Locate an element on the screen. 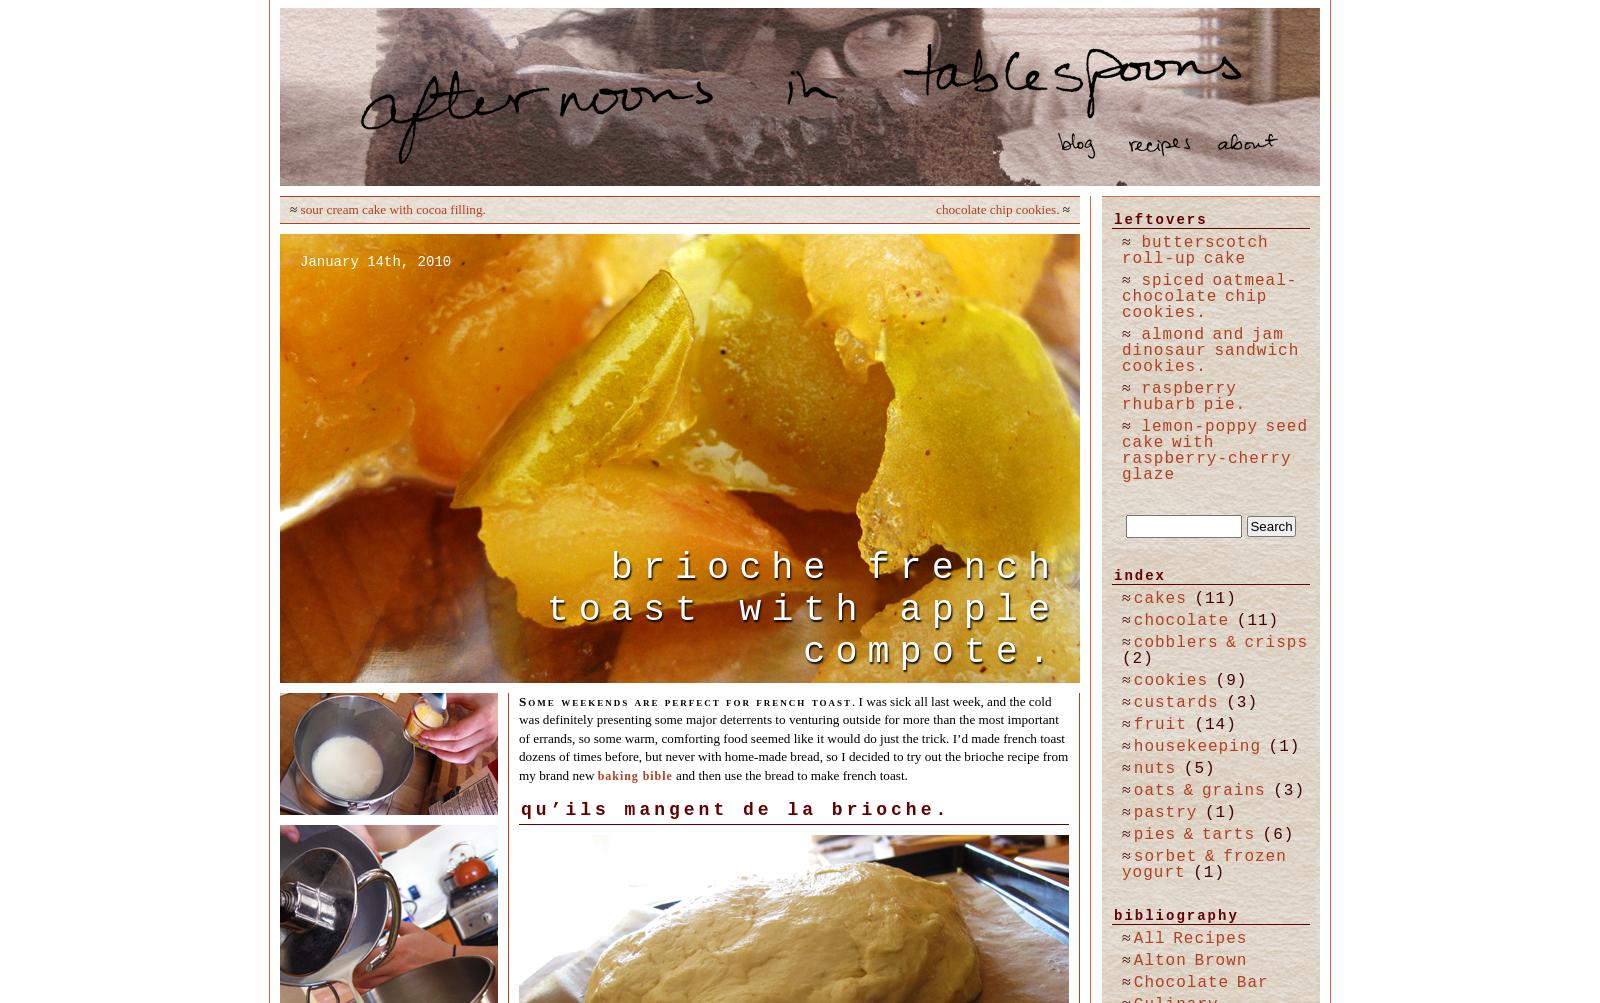 The image size is (1600, 1003). 'oats & grains' is located at coordinates (1199, 789).